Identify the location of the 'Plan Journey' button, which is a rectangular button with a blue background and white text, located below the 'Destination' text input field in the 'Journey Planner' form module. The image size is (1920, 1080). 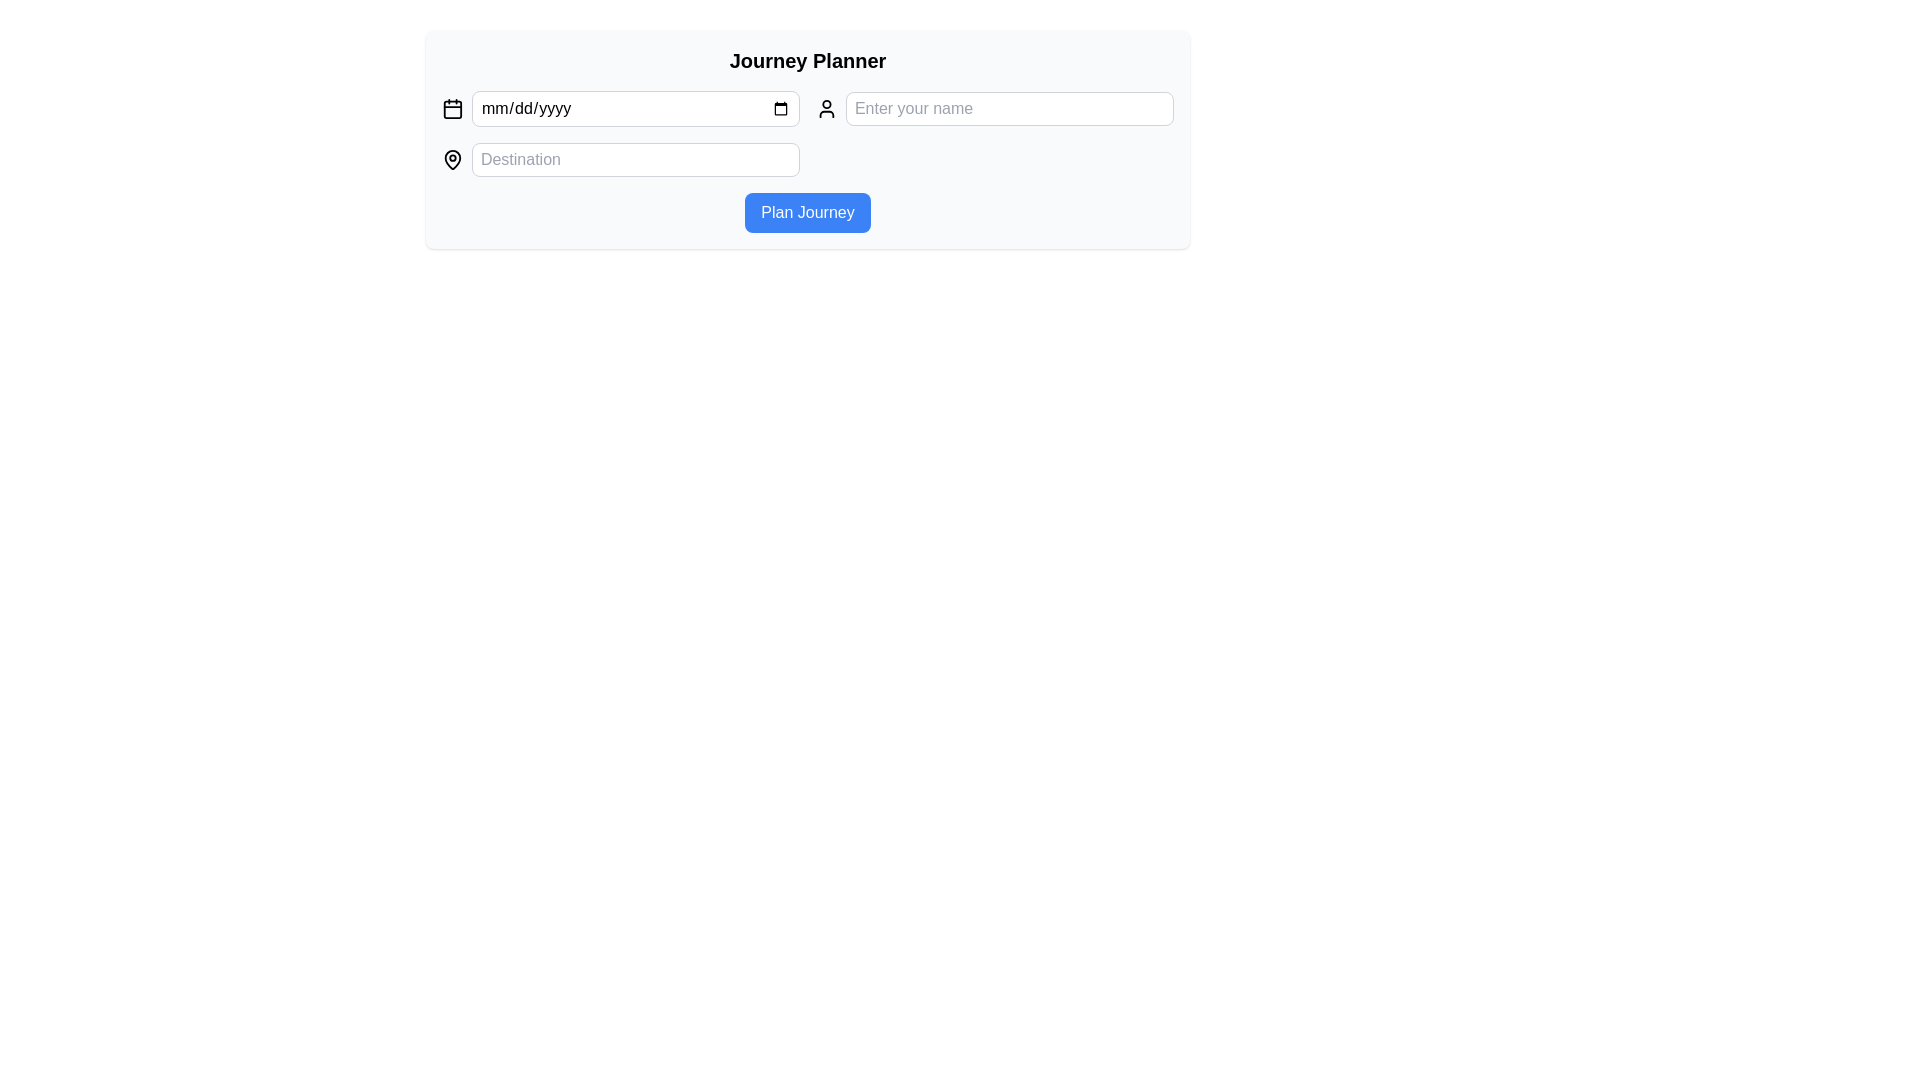
(807, 212).